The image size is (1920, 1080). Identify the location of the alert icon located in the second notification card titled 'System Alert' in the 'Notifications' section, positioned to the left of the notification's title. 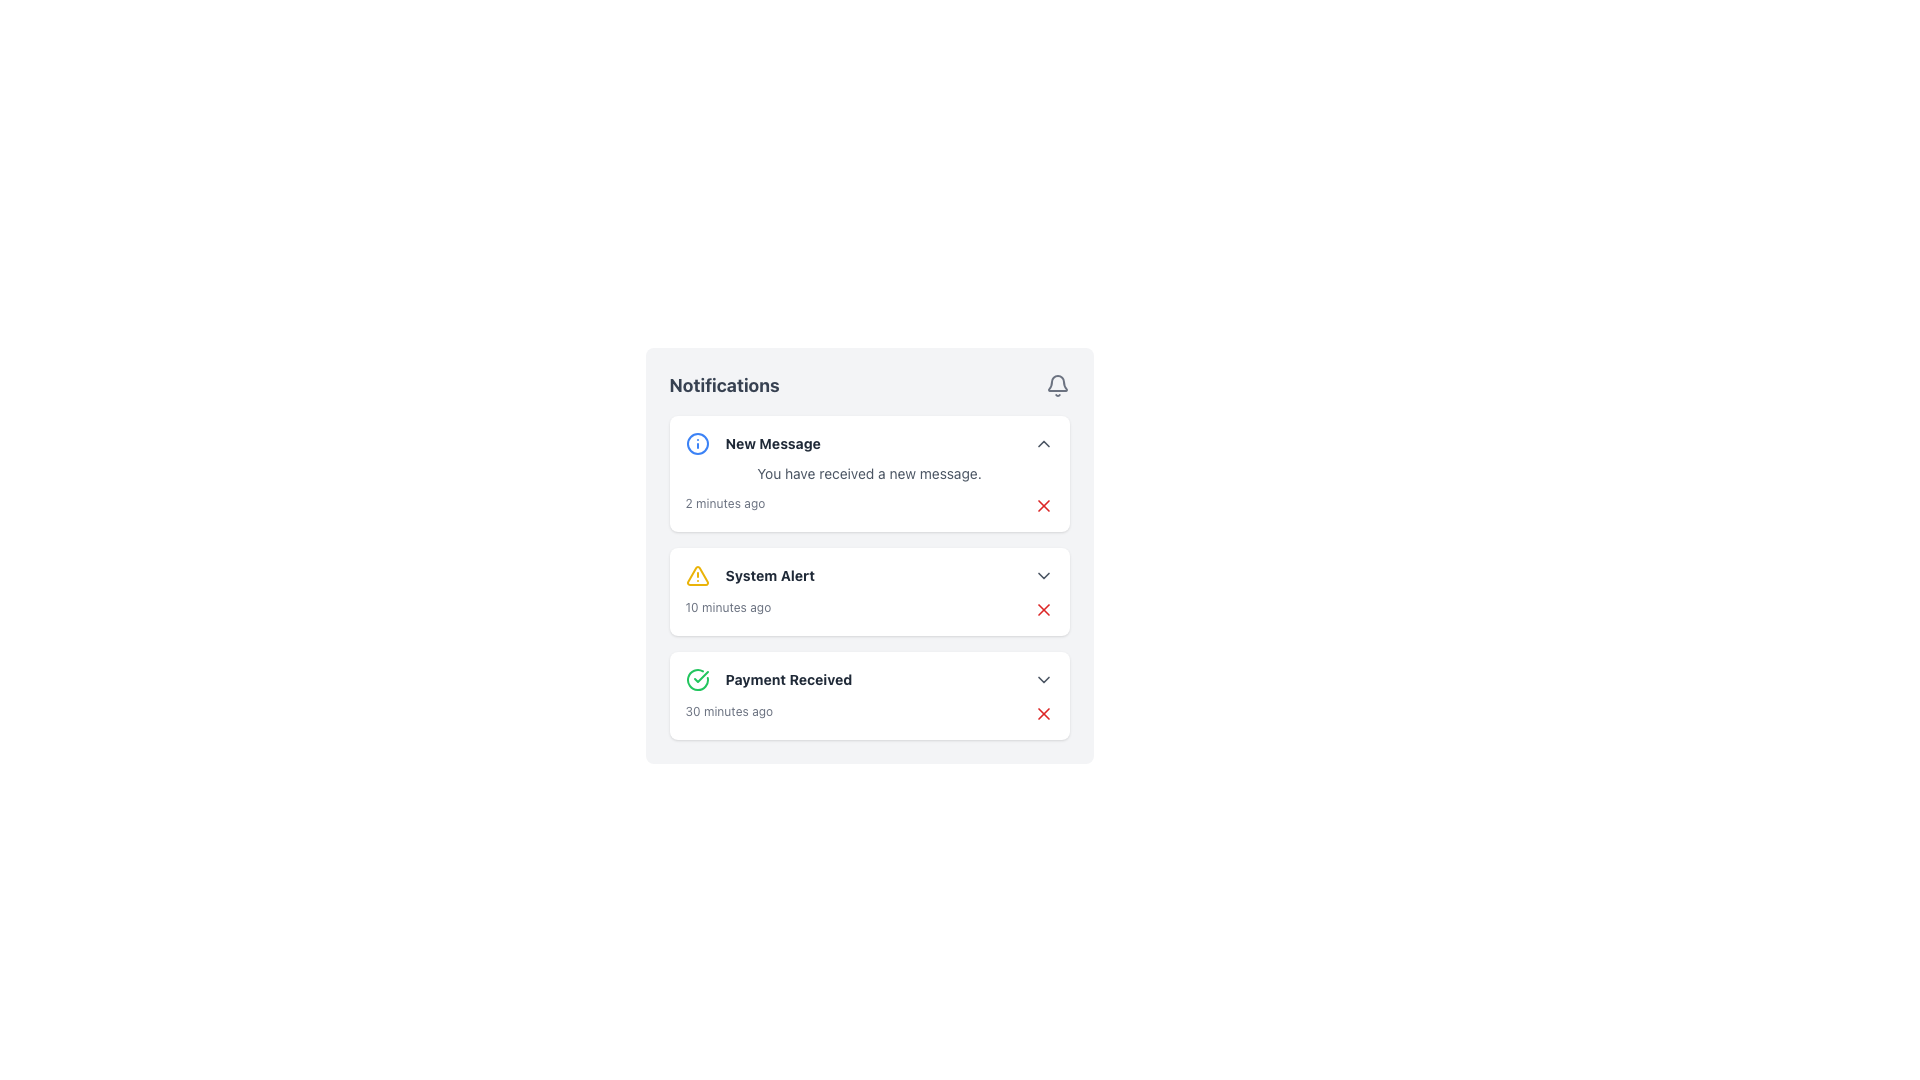
(697, 575).